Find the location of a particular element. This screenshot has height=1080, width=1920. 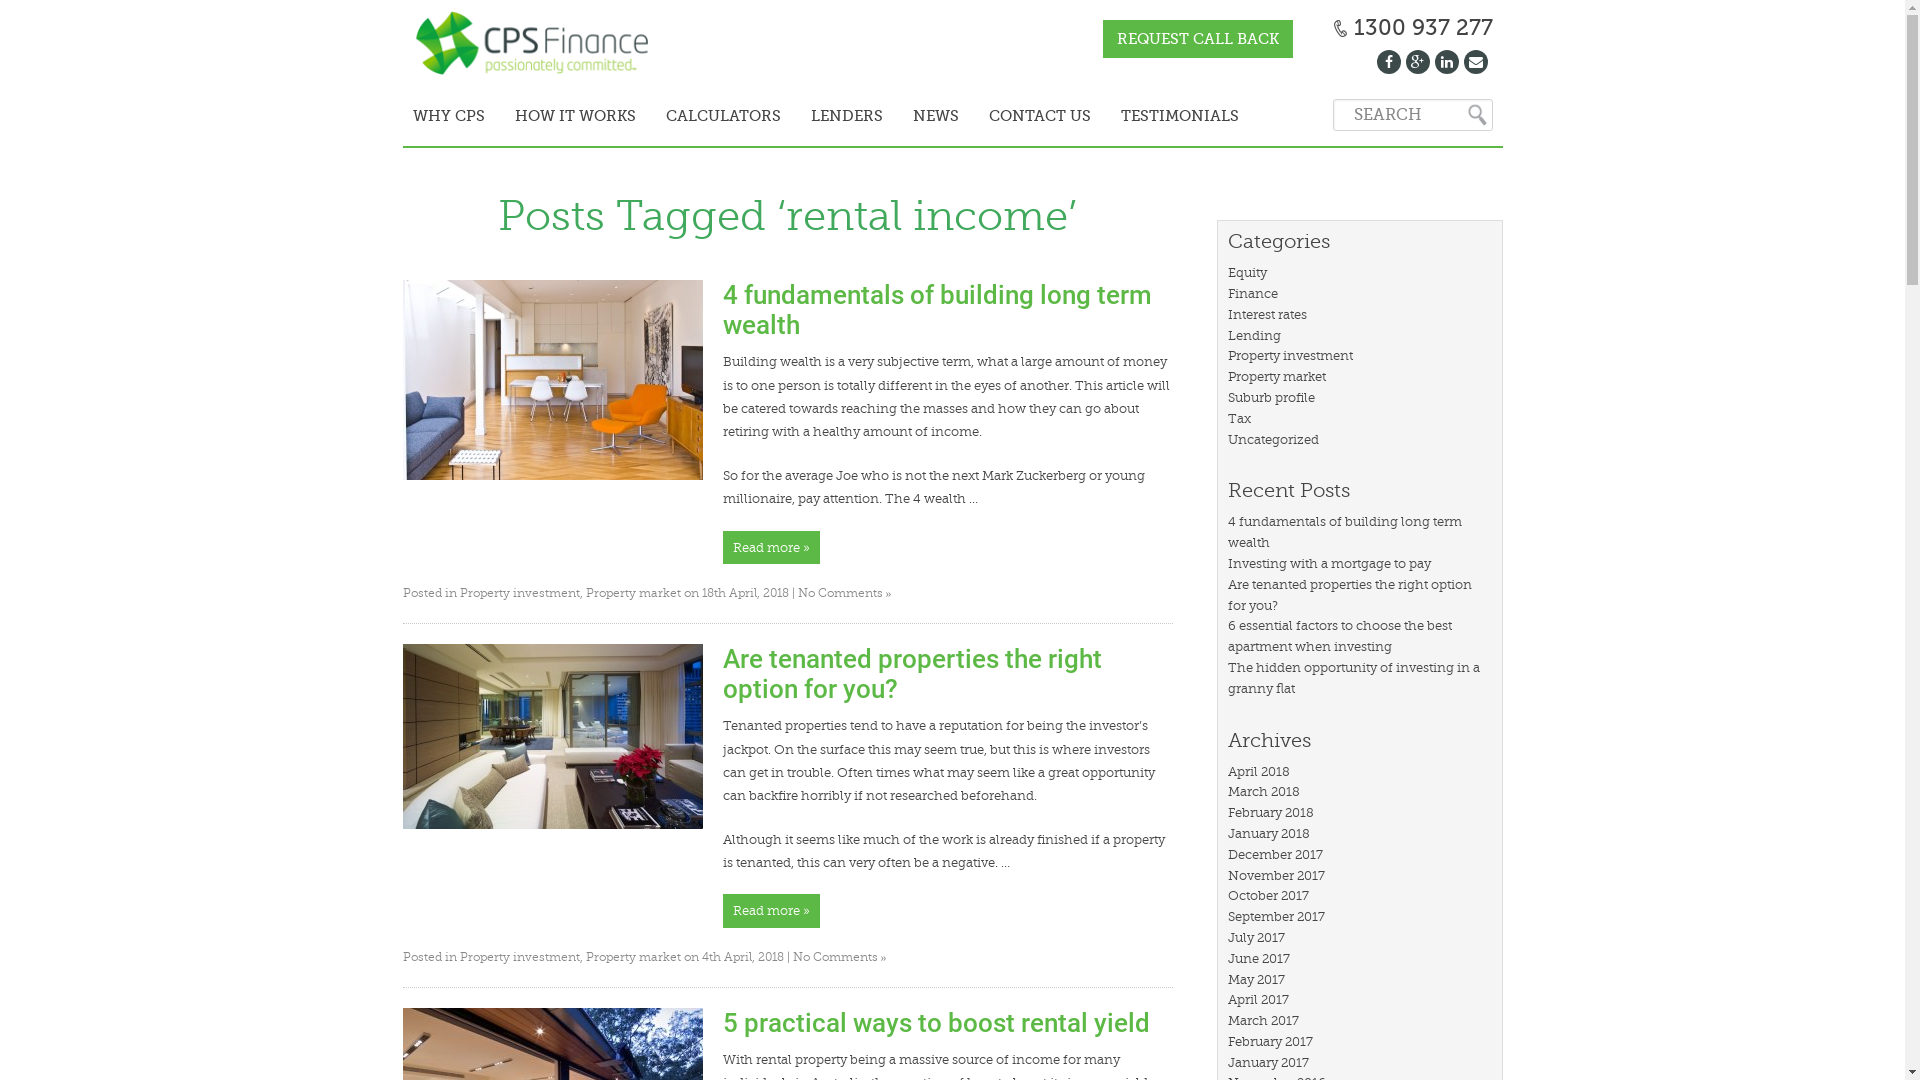

'March 2018' is located at coordinates (1227, 790).